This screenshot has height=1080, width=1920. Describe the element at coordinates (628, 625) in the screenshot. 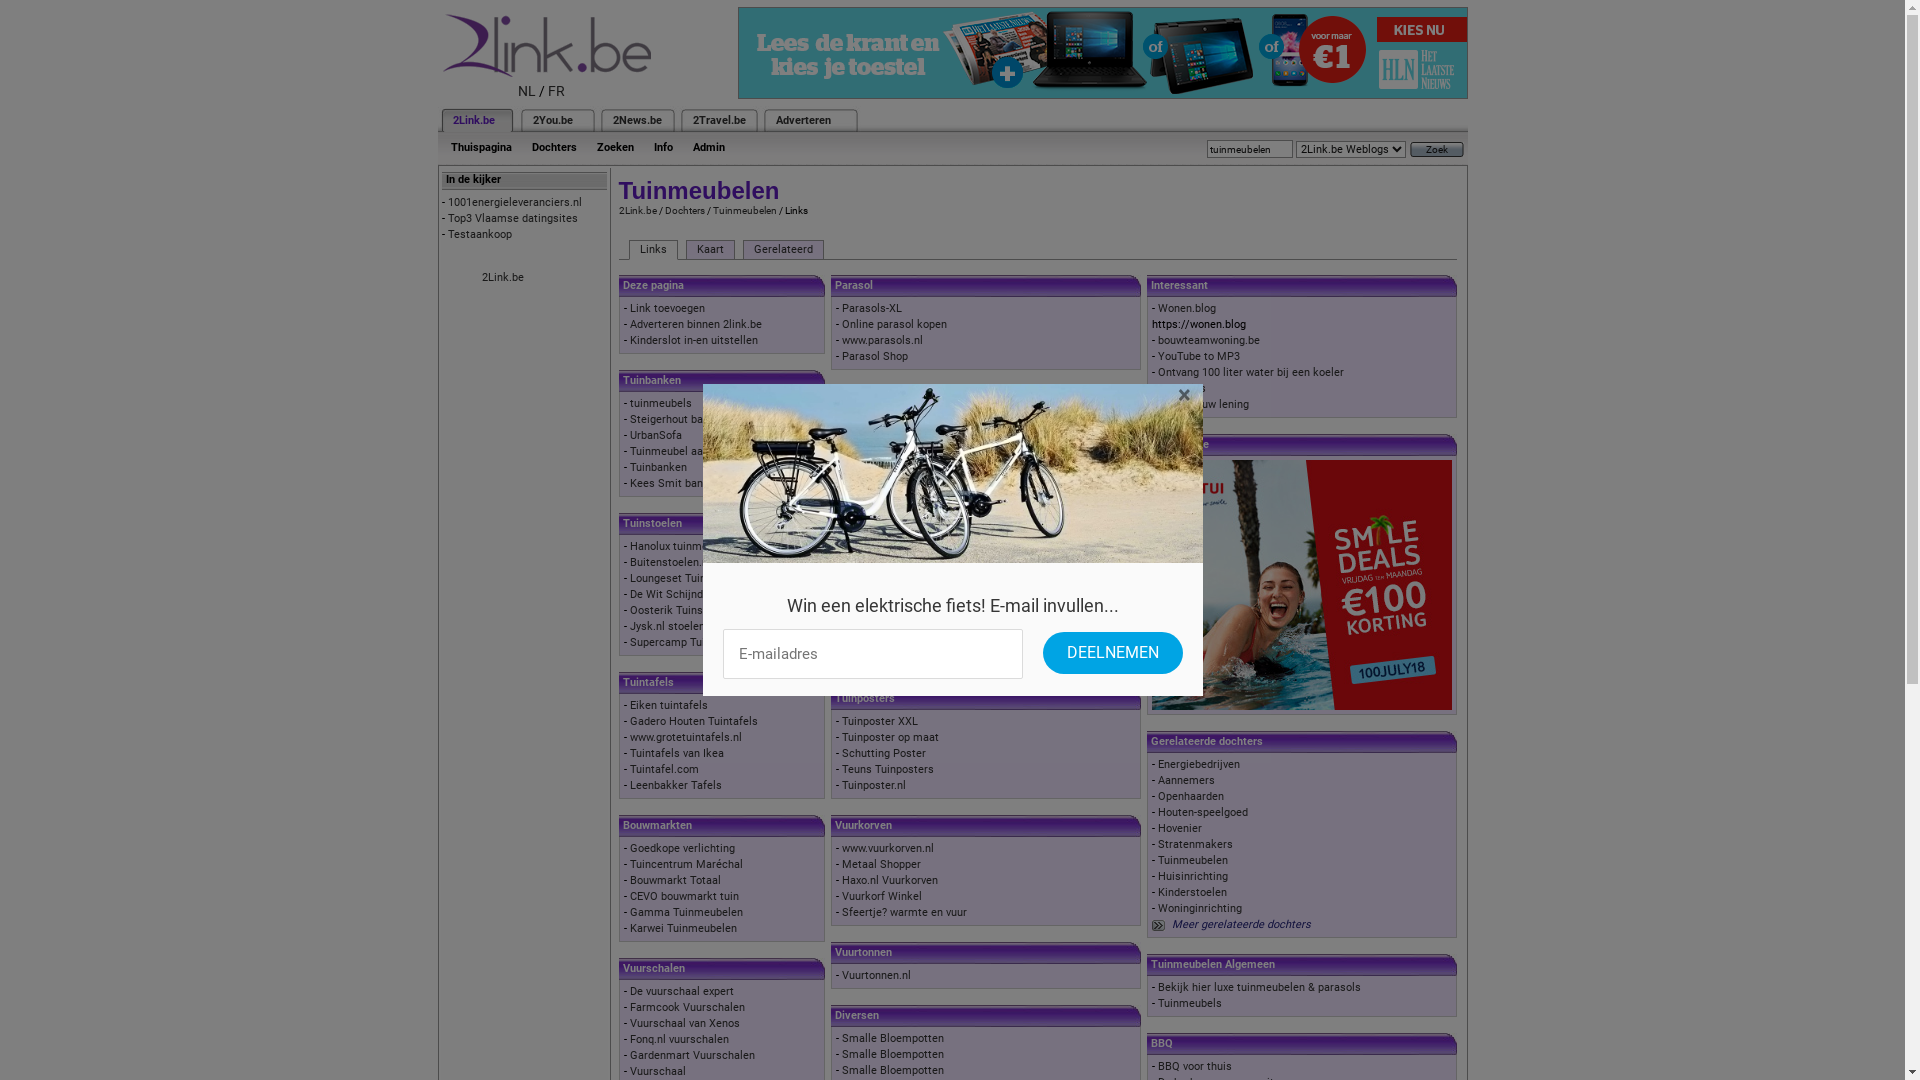

I see `'Jysk.nl stoelen voor de tuin'` at that location.